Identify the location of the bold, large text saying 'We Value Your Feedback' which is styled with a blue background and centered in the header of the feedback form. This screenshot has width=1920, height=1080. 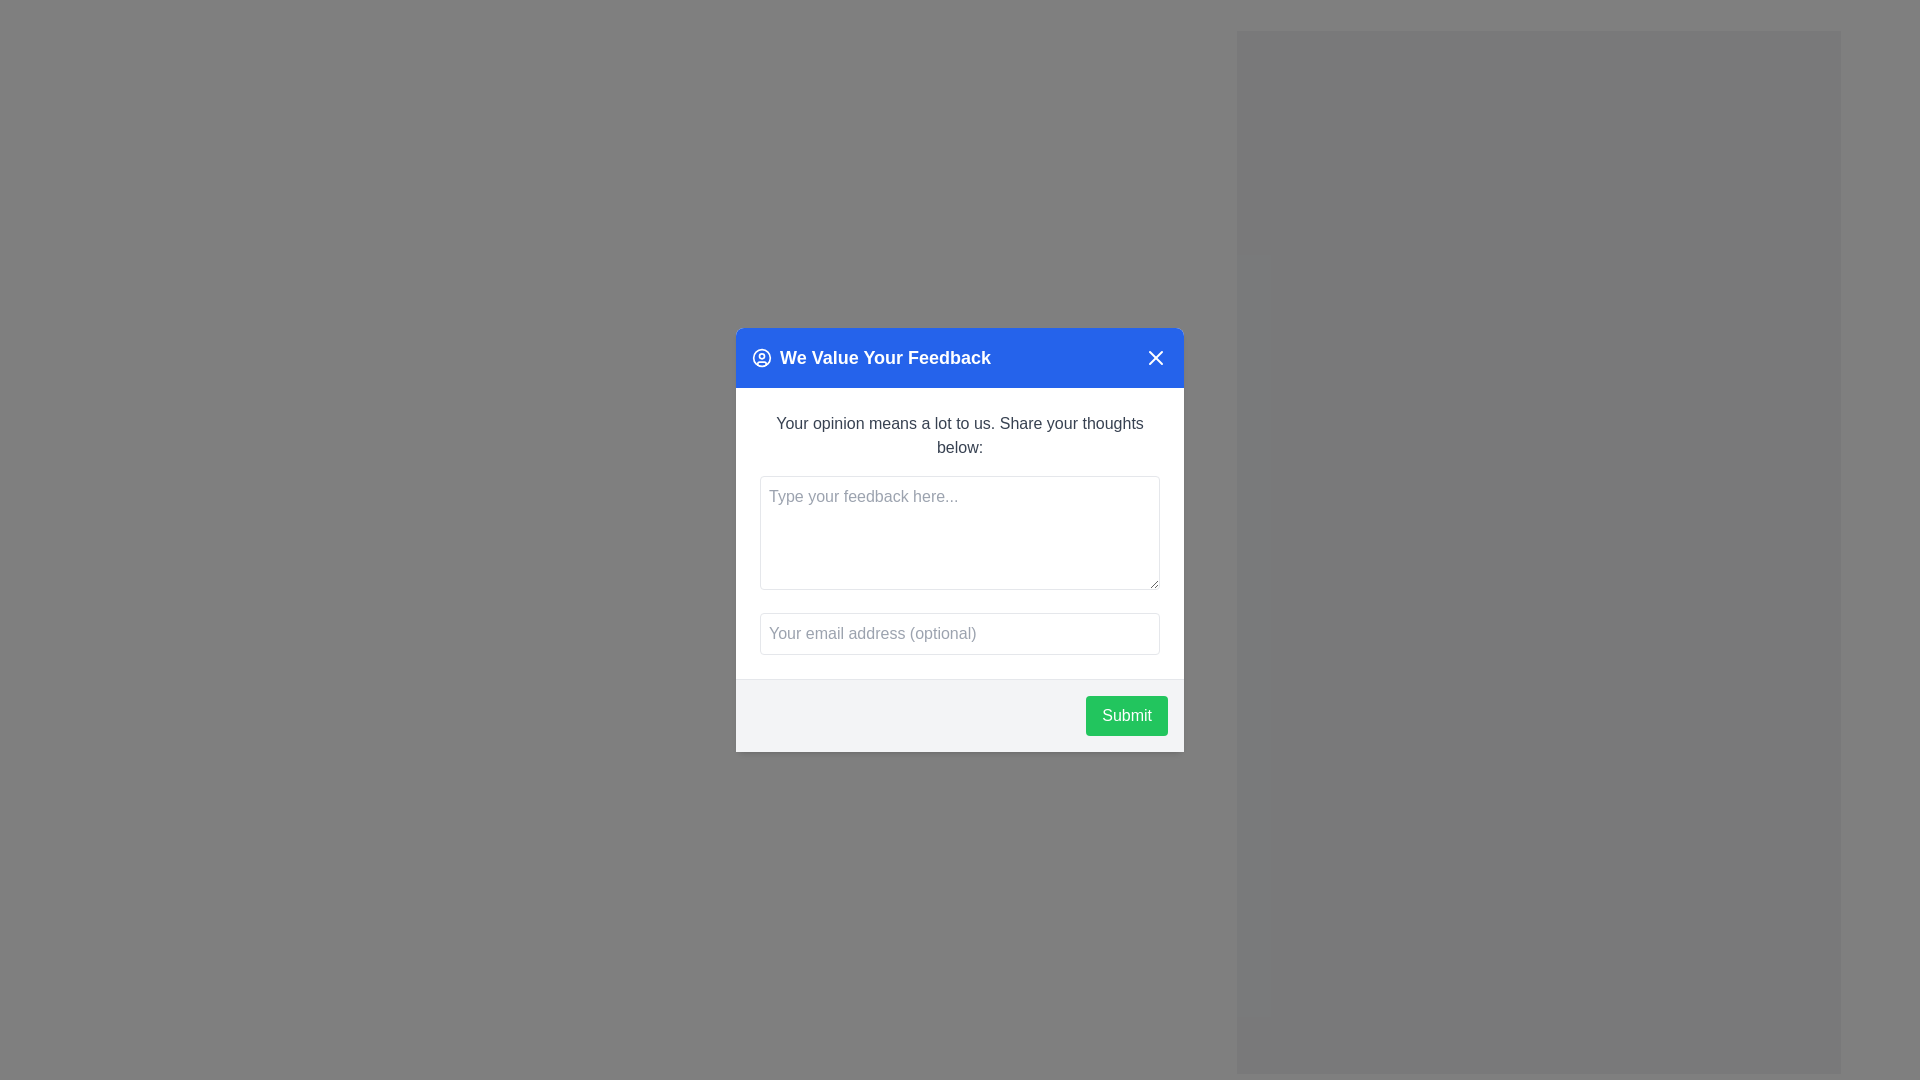
(884, 357).